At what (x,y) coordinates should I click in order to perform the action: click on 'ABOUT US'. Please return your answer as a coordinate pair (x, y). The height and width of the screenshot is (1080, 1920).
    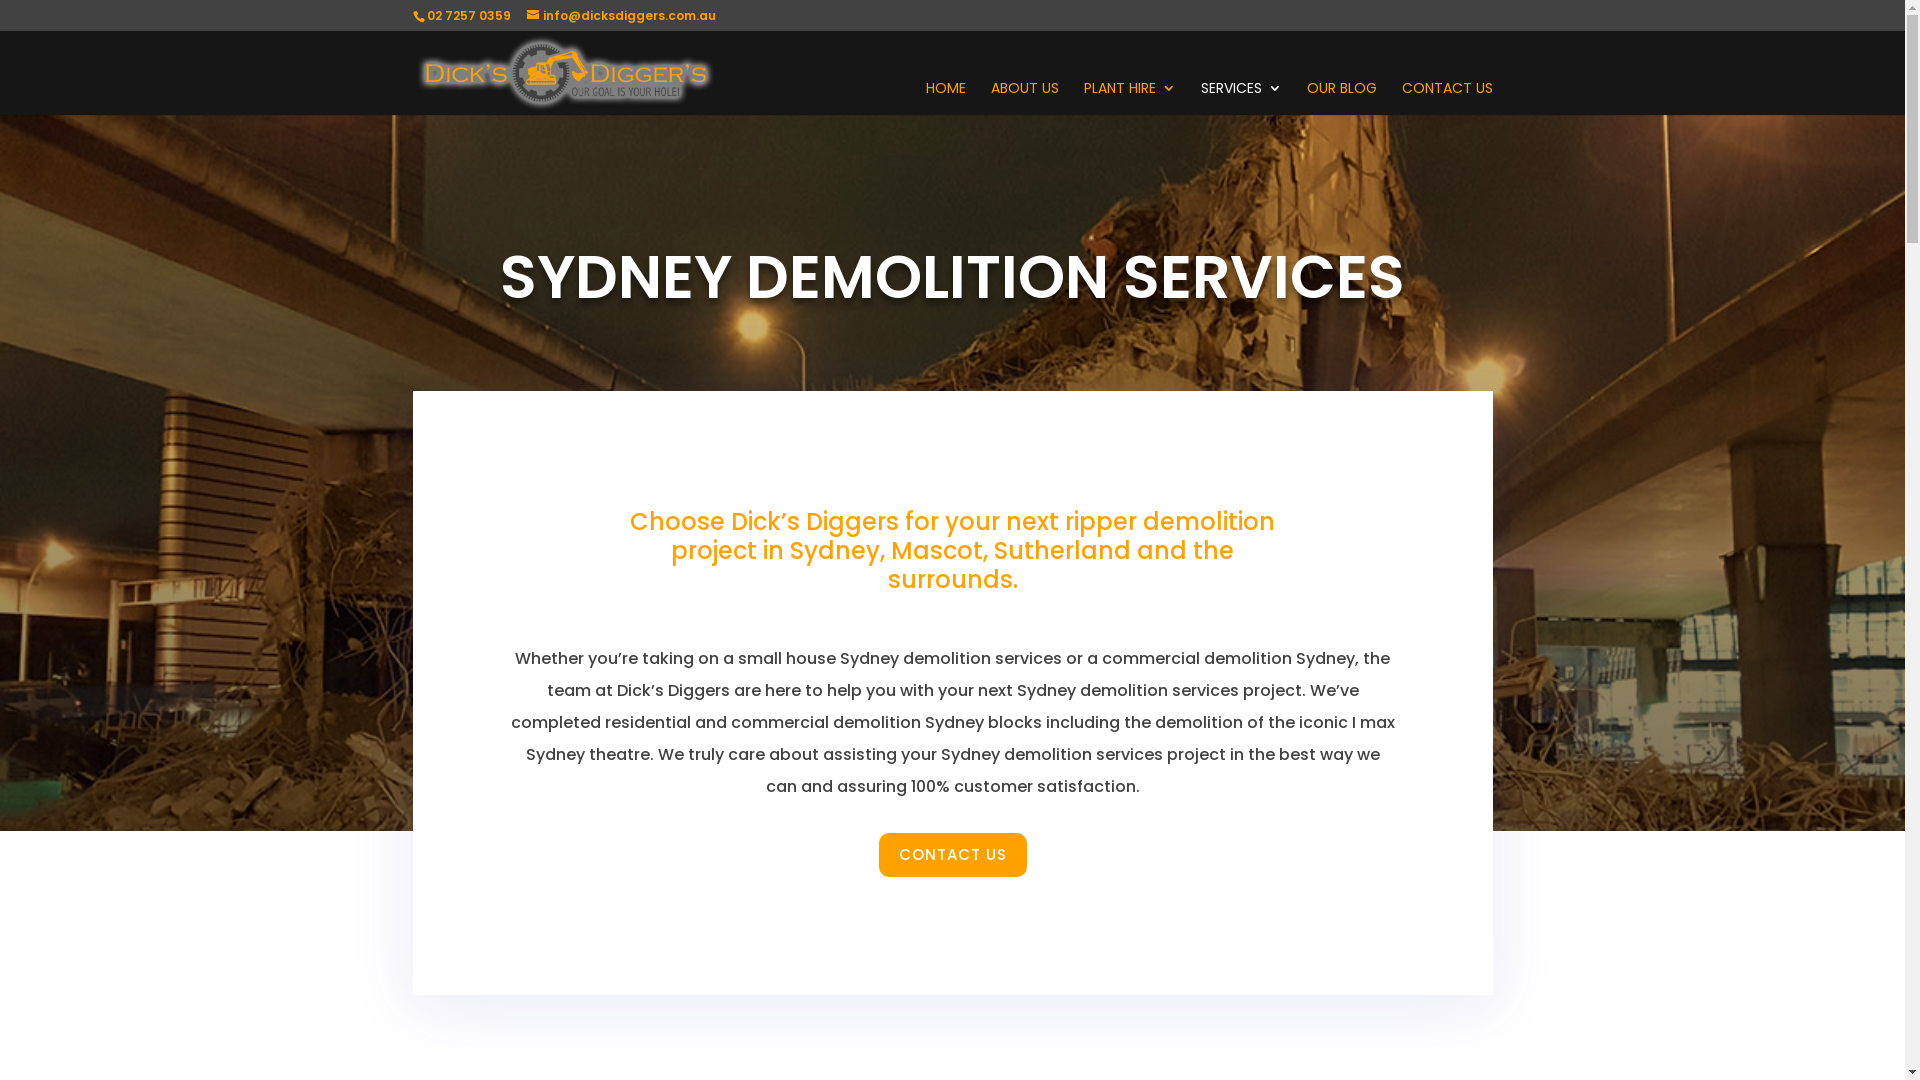
    Looking at the image, I should click on (1023, 97).